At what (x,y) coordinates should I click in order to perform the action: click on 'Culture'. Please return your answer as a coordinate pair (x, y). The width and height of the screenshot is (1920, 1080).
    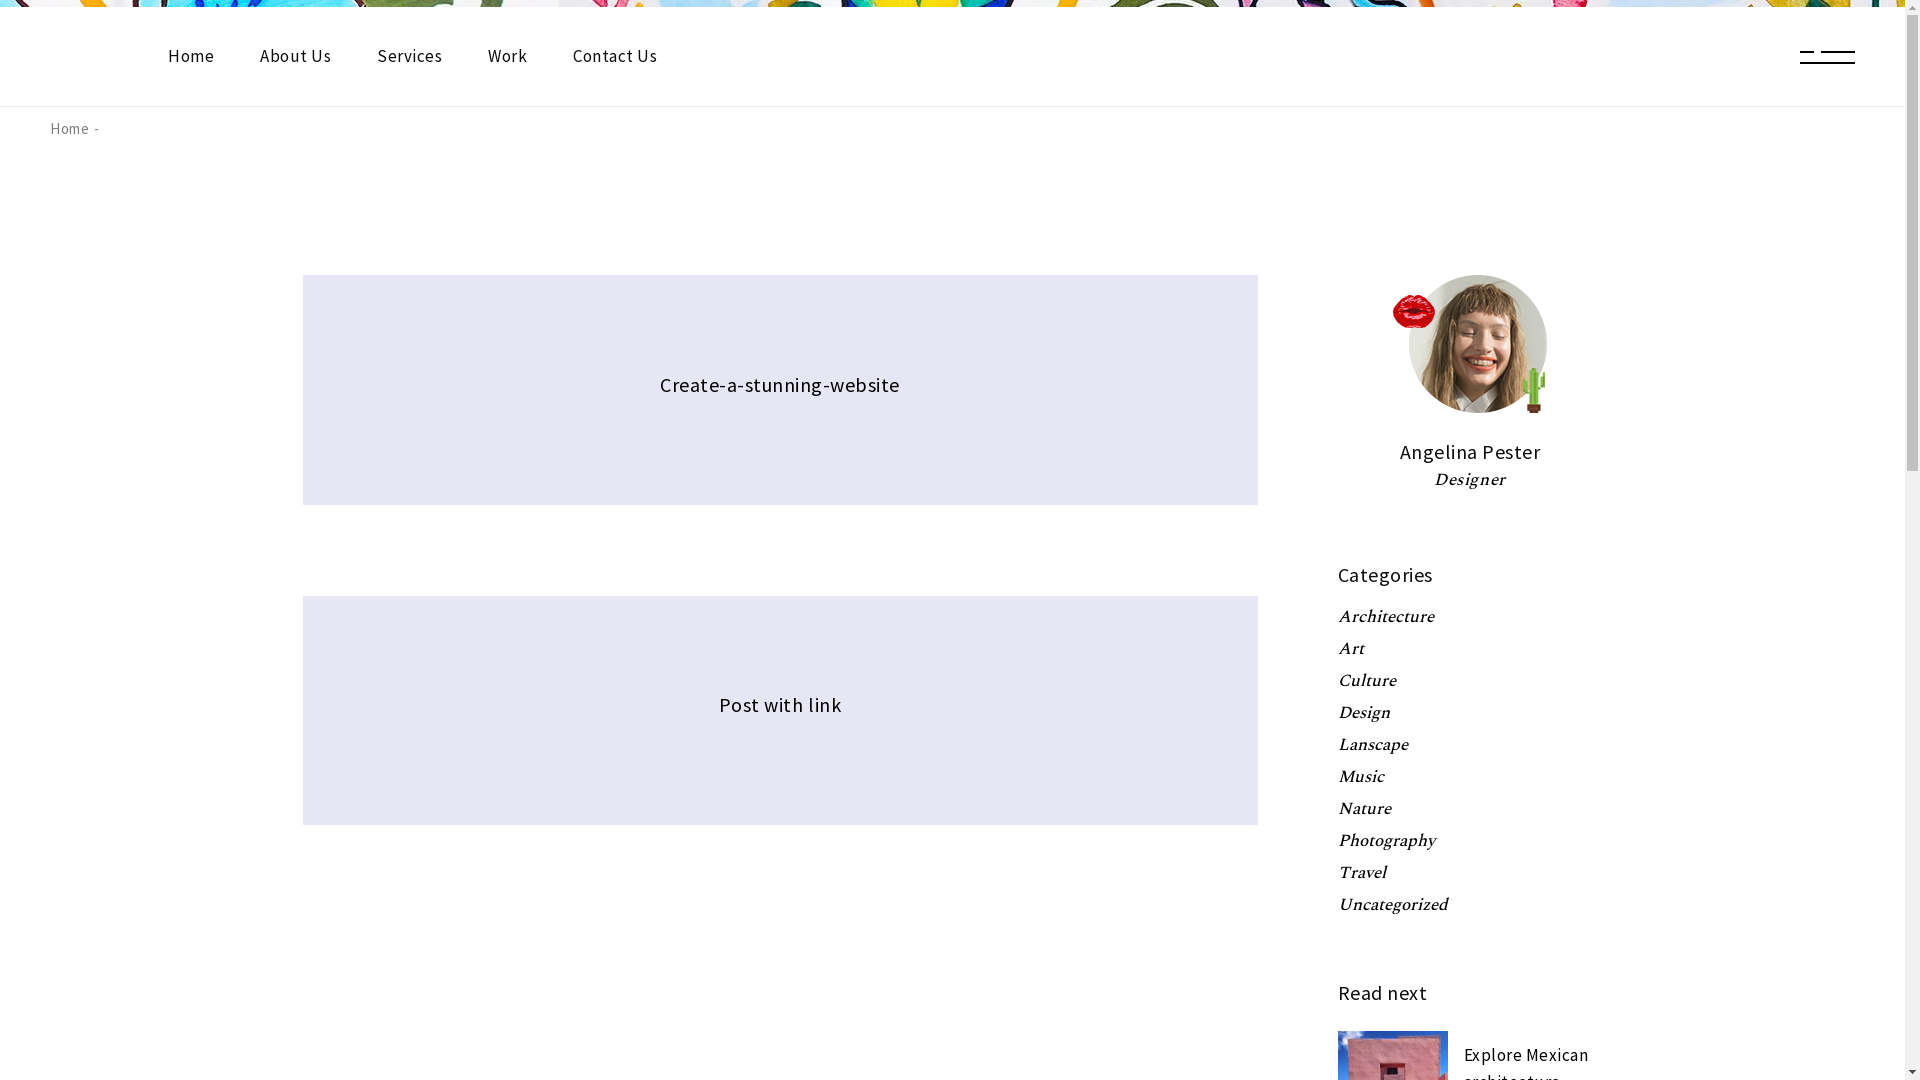
    Looking at the image, I should click on (1338, 680).